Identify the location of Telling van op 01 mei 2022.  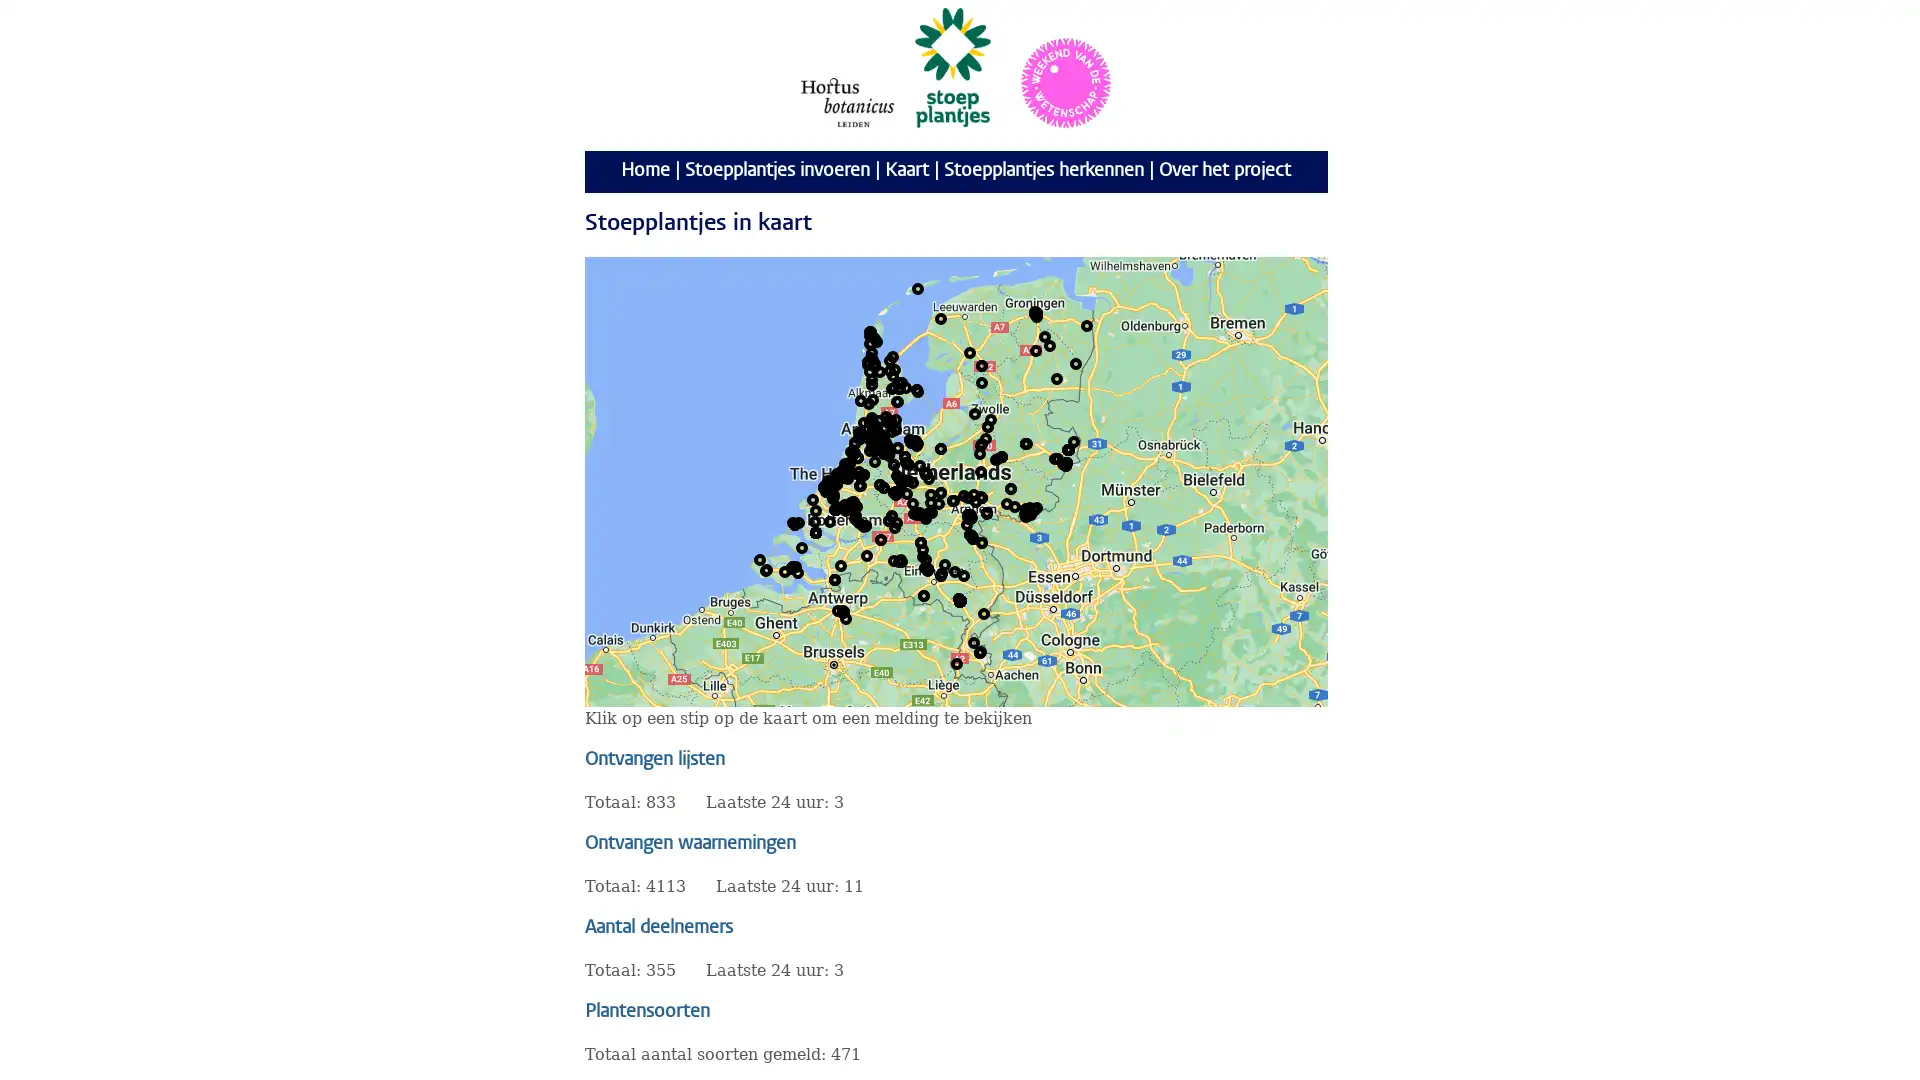
(940, 573).